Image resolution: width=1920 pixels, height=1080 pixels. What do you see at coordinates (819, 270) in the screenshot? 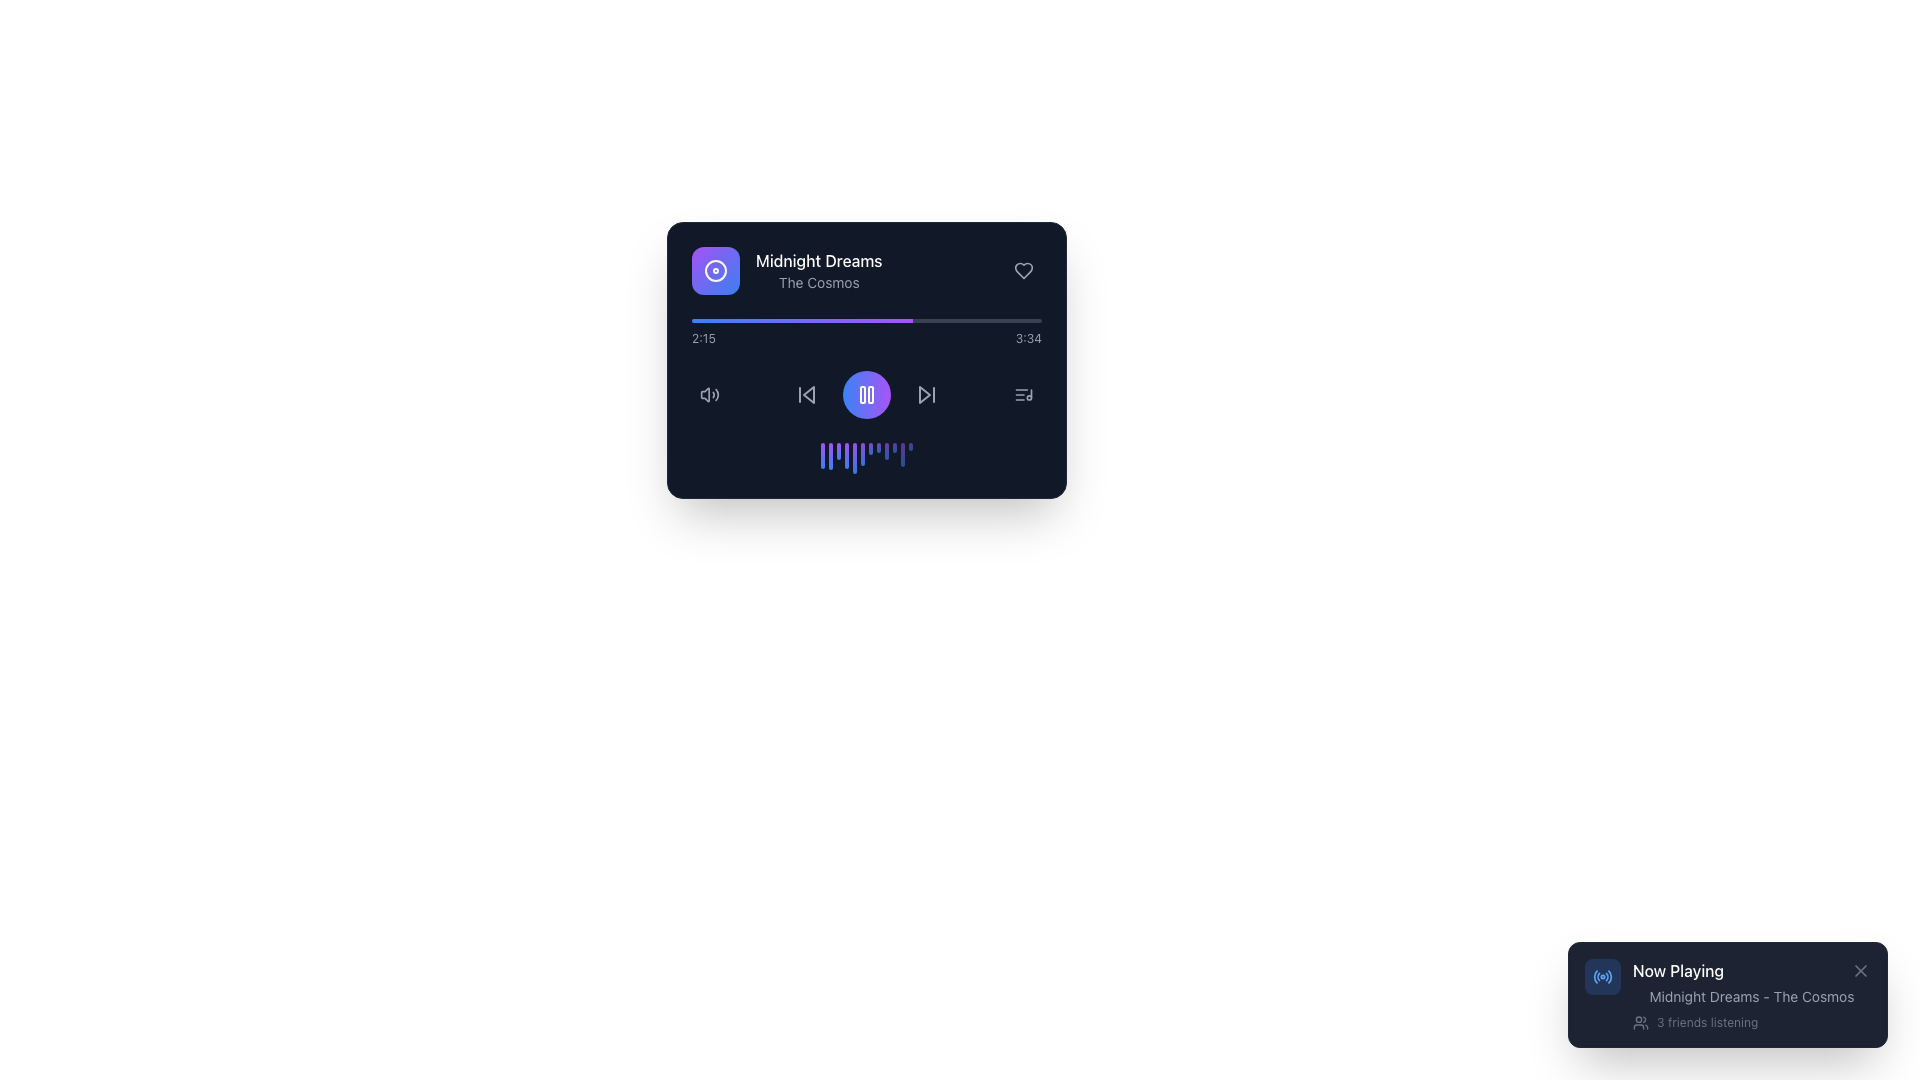
I see `the Text block containing 'Midnight Dreams' and 'The Cosmos', which is aligned left and enclosed in a dark background interface, located to the right of a circular icon` at bounding box center [819, 270].